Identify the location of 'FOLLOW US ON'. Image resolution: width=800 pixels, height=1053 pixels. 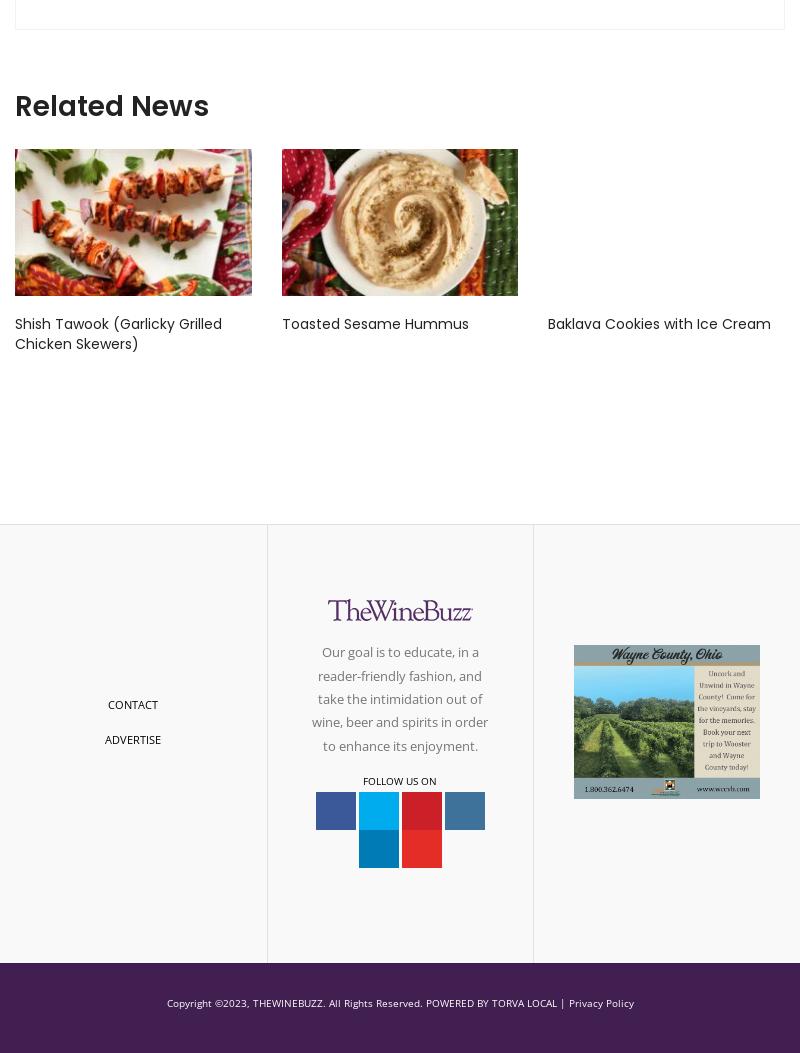
(400, 779).